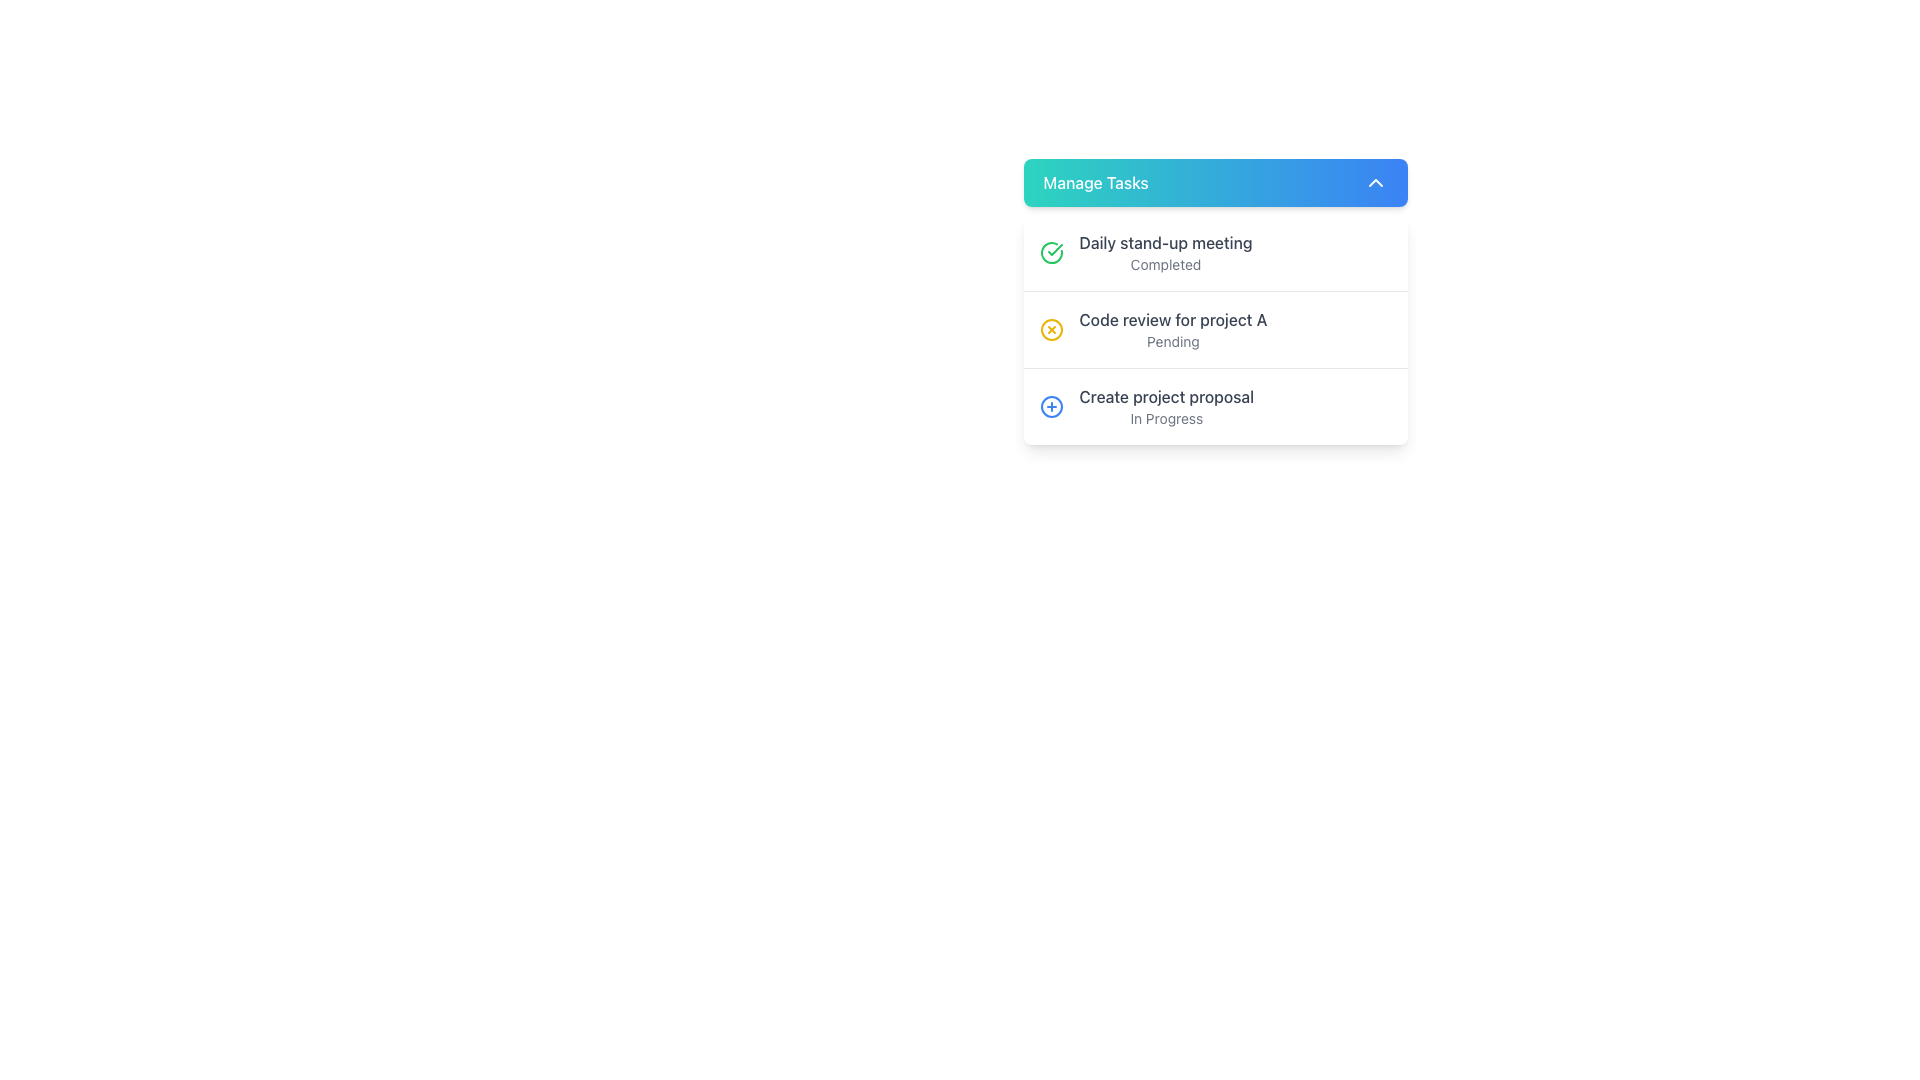 This screenshot has height=1080, width=1920. Describe the element at coordinates (1050, 252) in the screenshot. I see `the Status Indicator Icon that signifies the 'Daily stand-up meeting' task is marked as completed, located in the leftmost part of the first task entry box labeled 'Daily stand-up meeting'` at that location.